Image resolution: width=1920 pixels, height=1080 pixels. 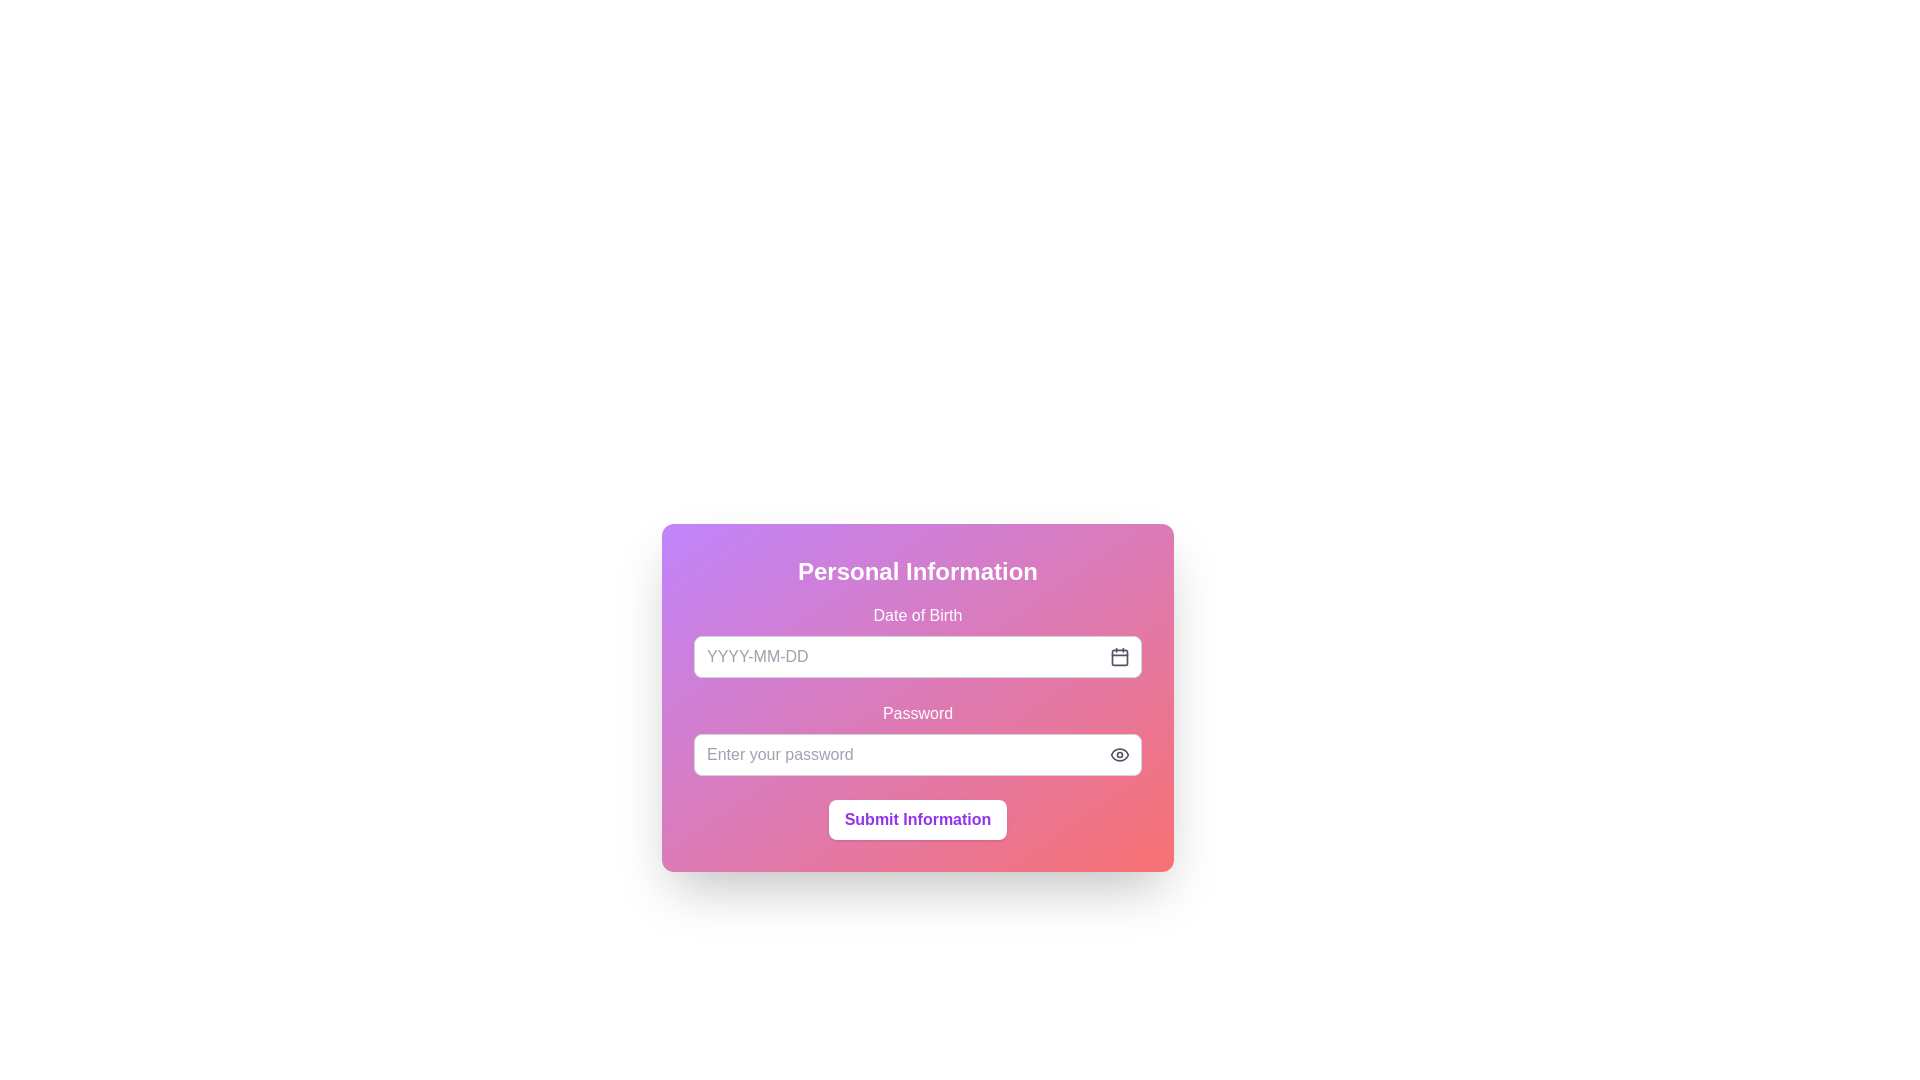 What do you see at coordinates (916, 615) in the screenshot?
I see `the text label indicating the date of birth input field, which is positioned directly above the input field for entering a date in the format 'YYYY-MM-DD'` at bounding box center [916, 615].